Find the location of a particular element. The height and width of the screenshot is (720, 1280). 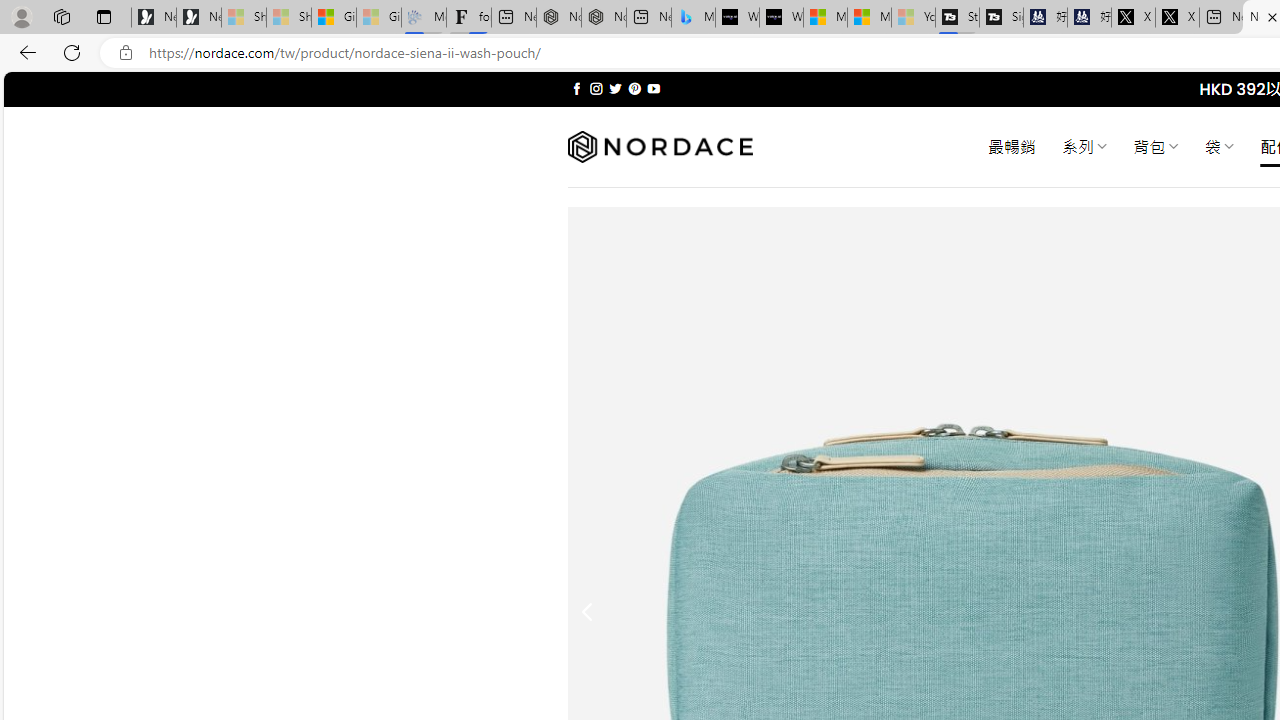

'X' is located at coordinates (1177, 17).